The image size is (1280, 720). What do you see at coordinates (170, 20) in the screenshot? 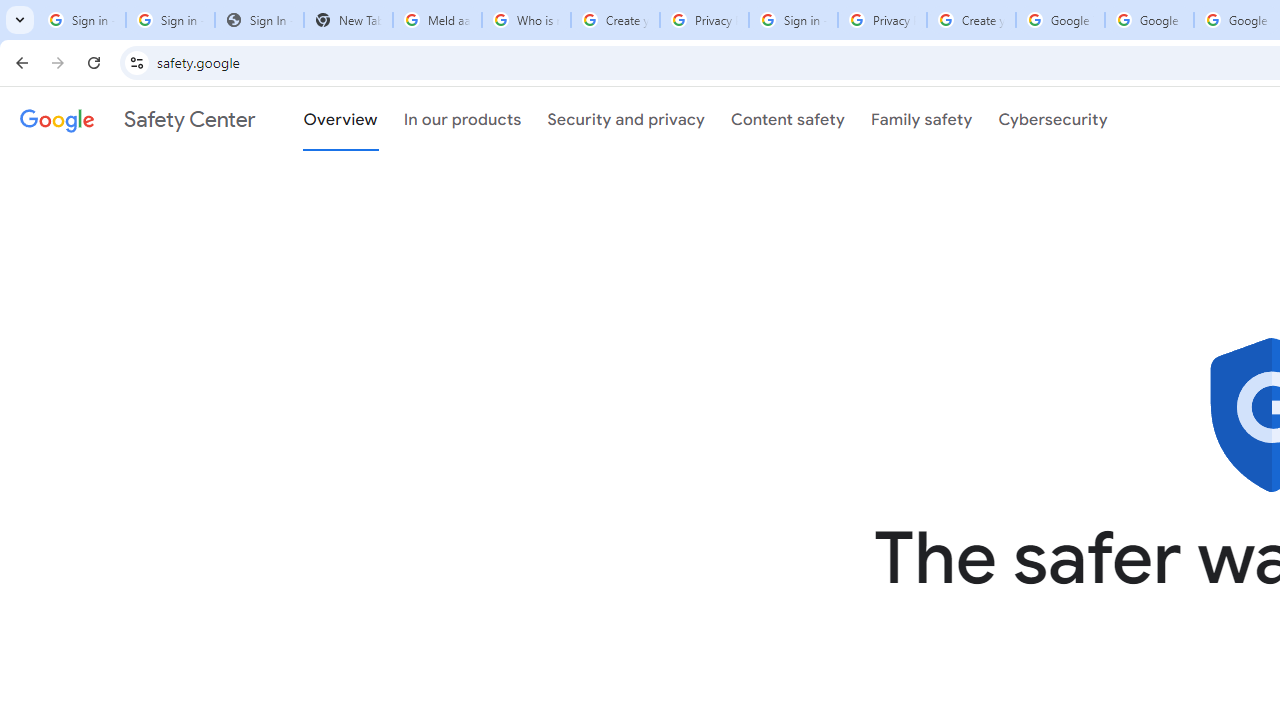
I see `'Sign in - Google Accounts'` at bounding box center [170, 20].